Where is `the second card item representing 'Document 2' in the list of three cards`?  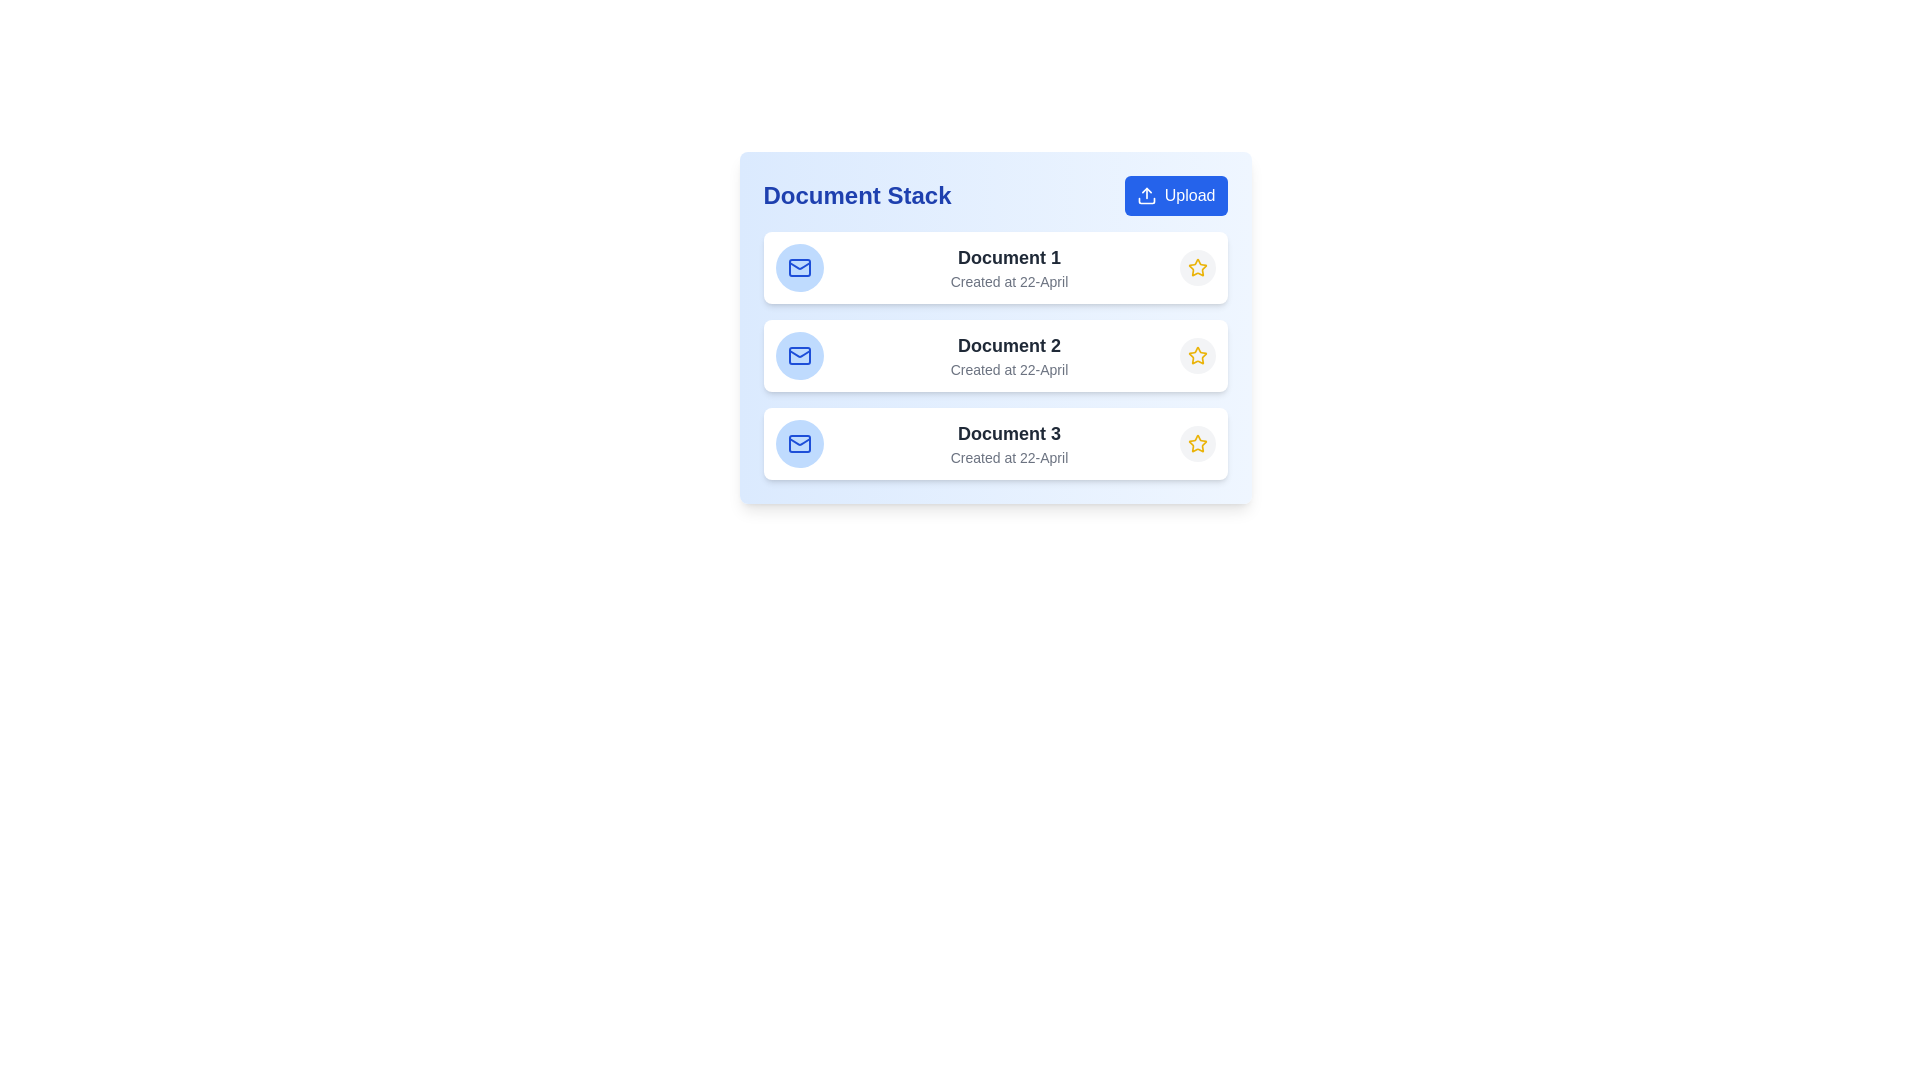 the second card item representing 'Document 2' in the list of three cards is located at coordinates (995, 326).